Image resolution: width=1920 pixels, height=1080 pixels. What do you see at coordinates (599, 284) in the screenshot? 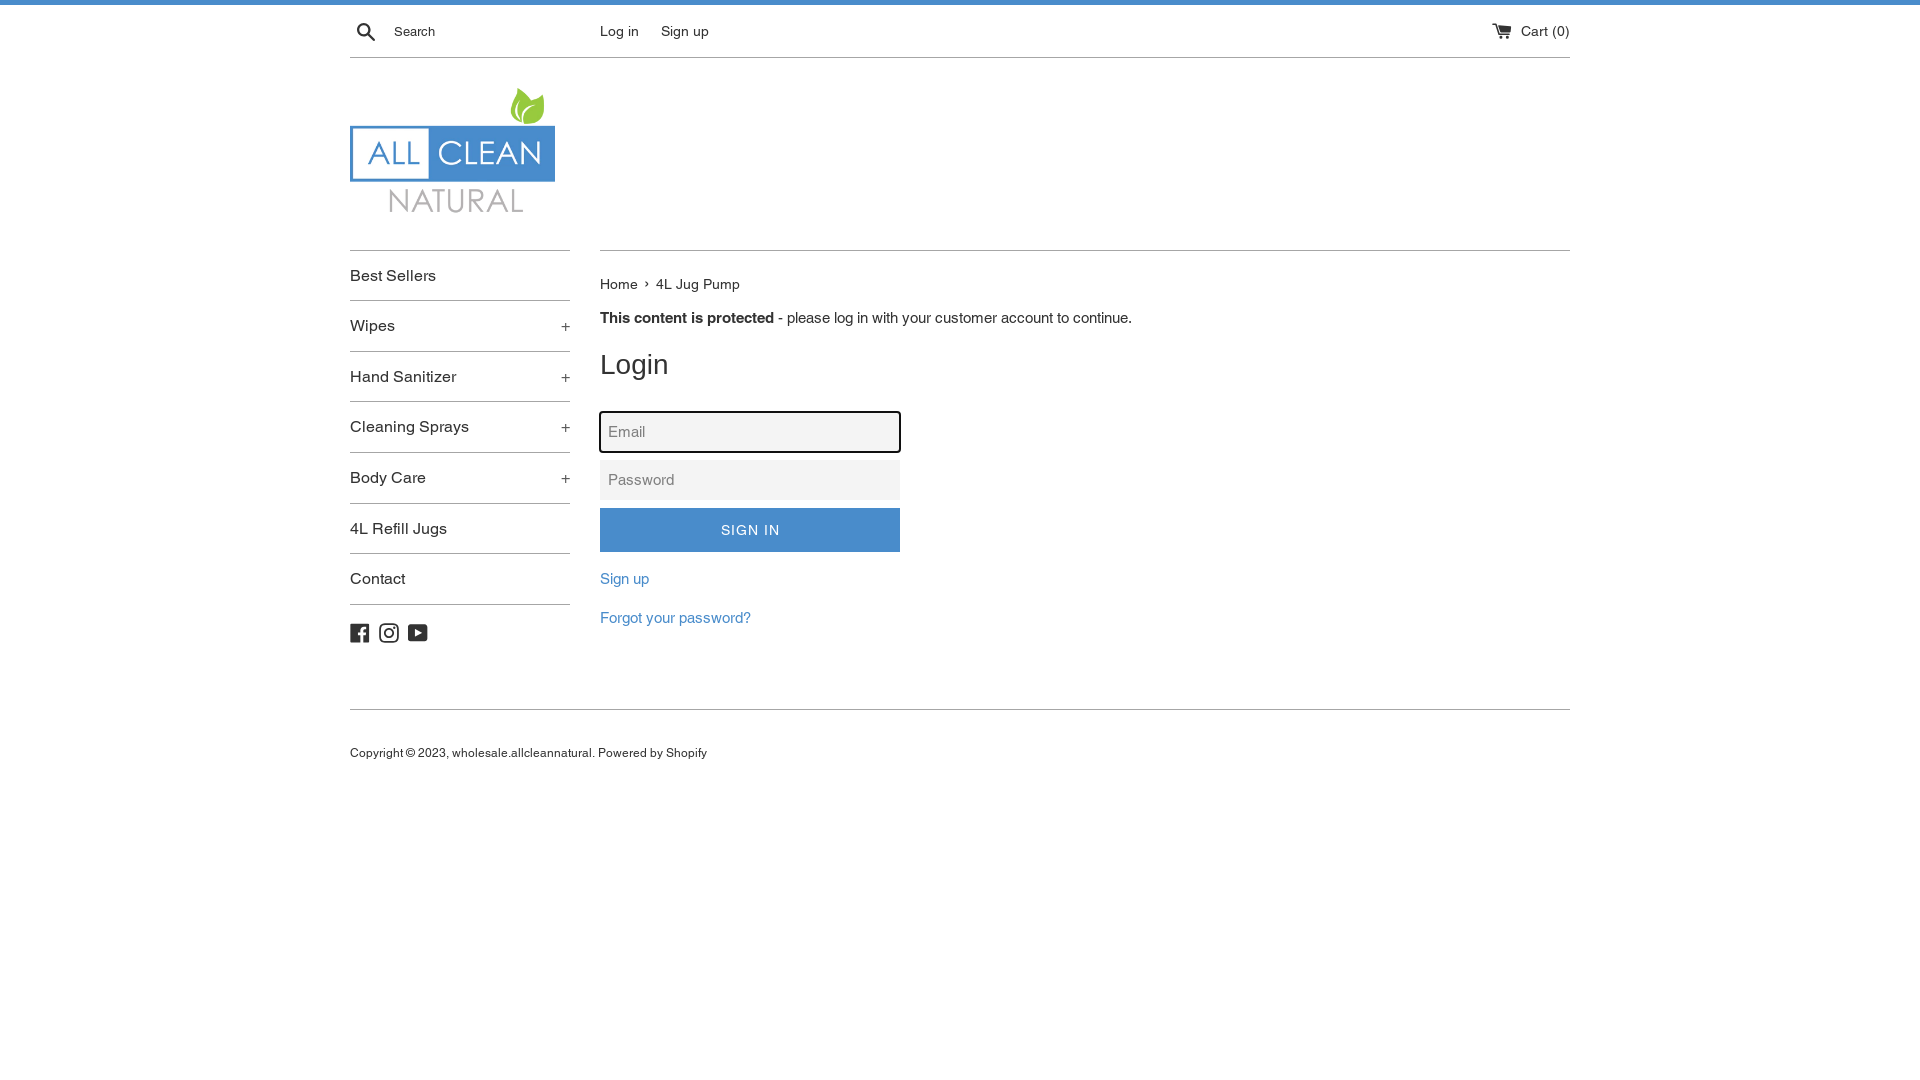
I see `'Home'` at bounding box center [599, 284].